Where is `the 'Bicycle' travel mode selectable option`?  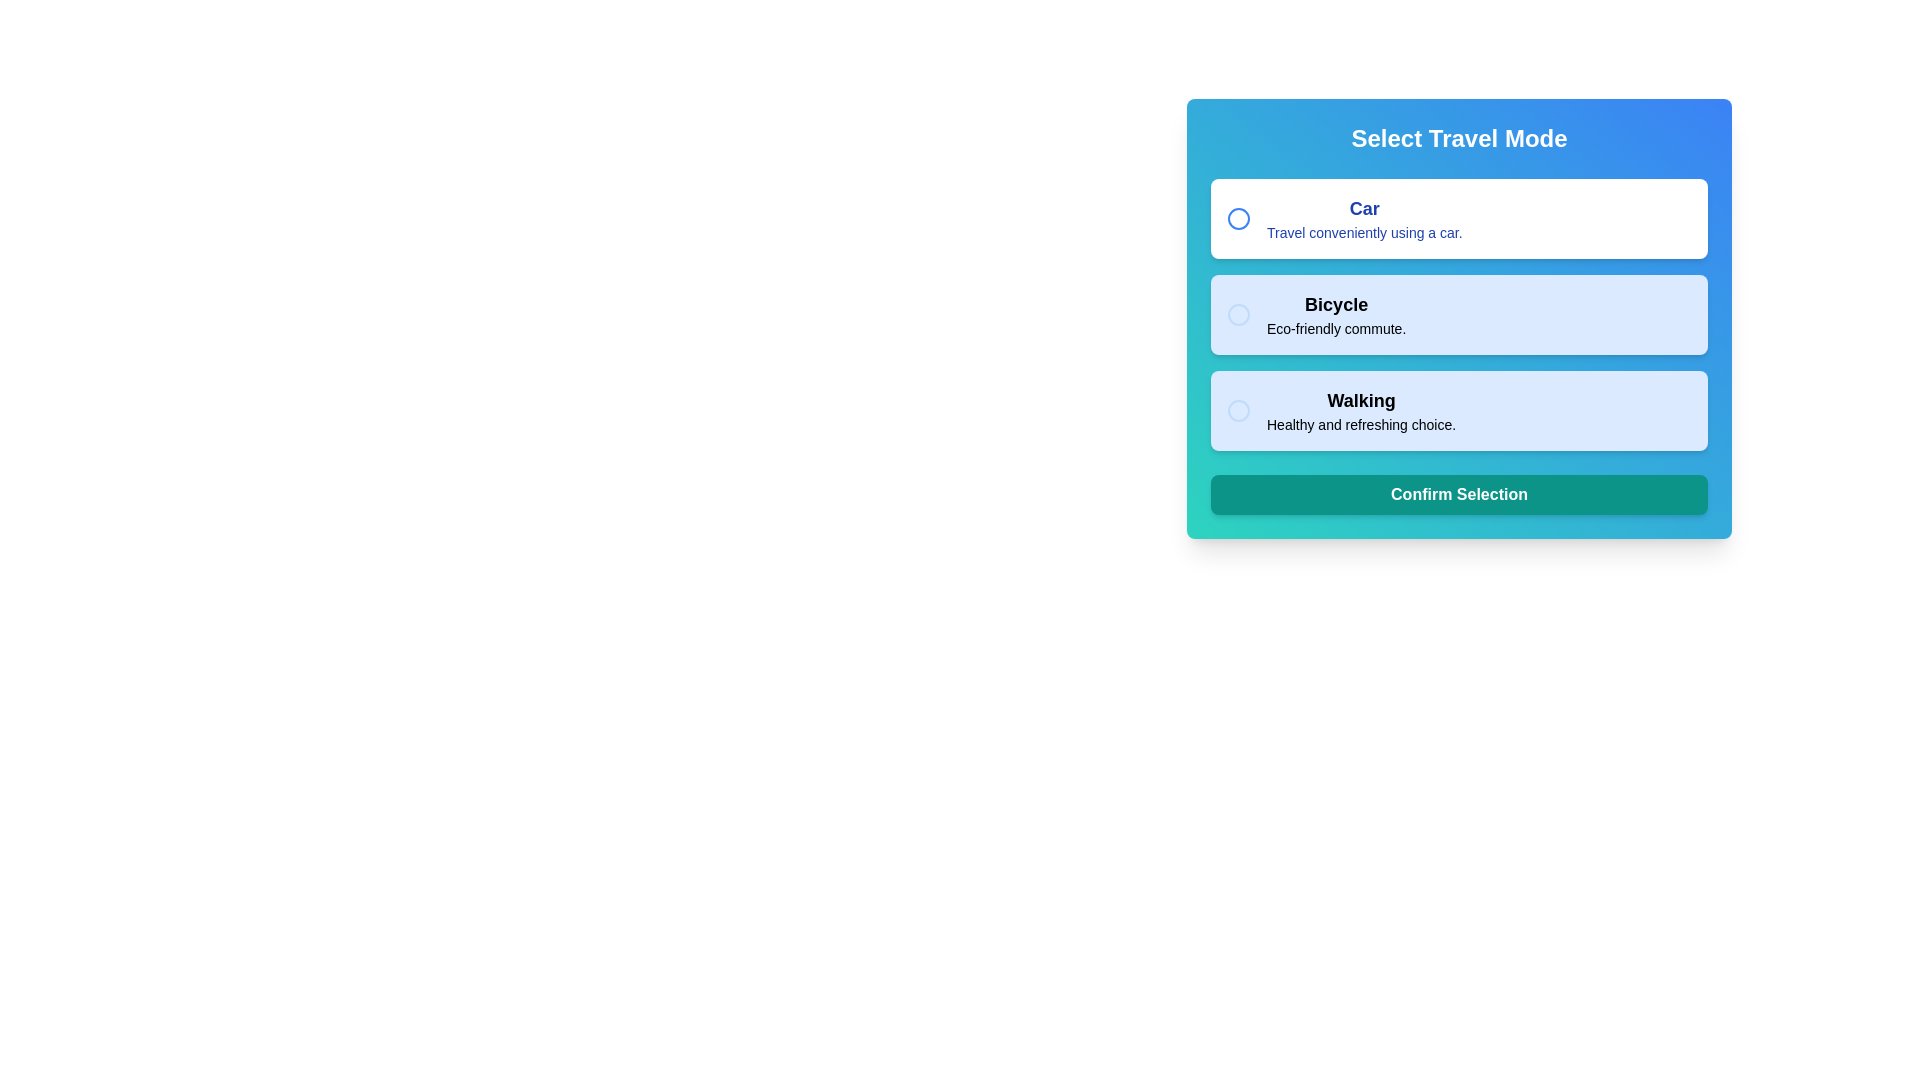 the 'Bicycle' travel mode selectable option is located at coordinates (1459, 318).